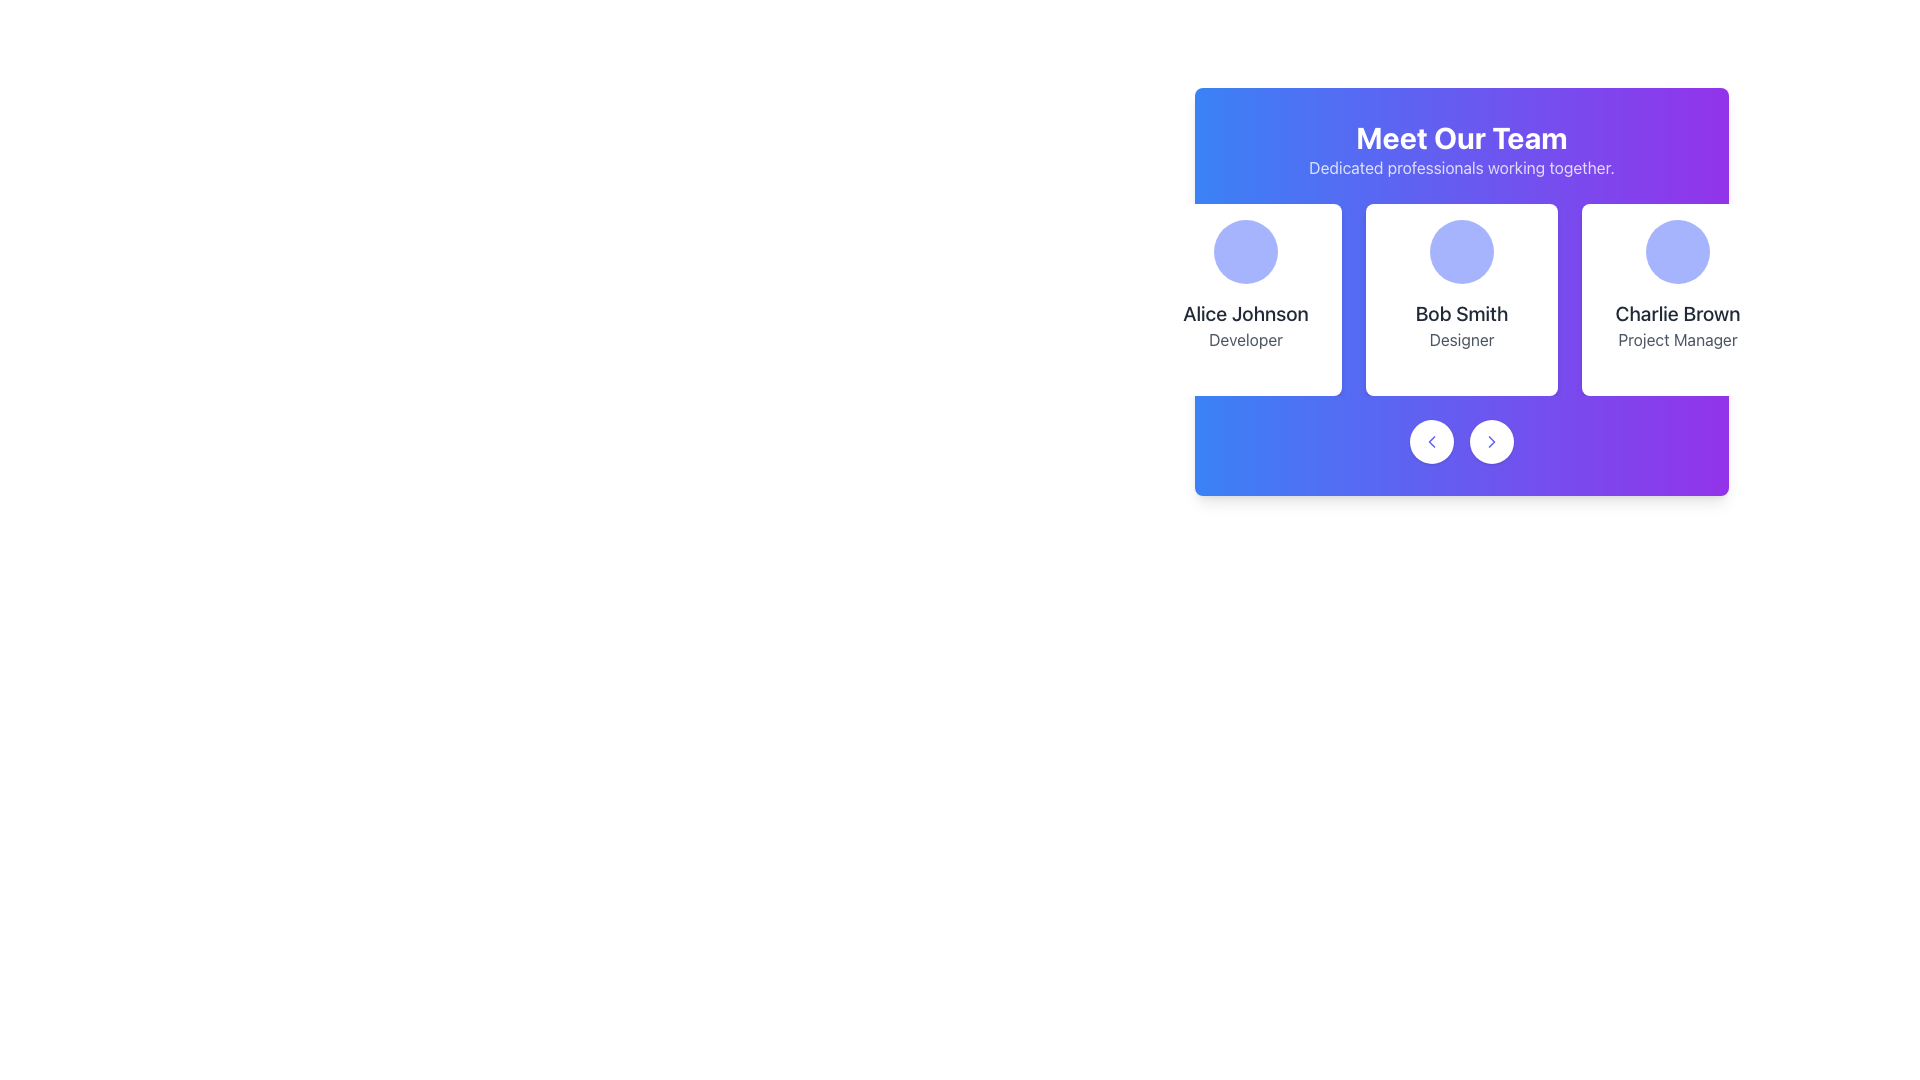 This screenshot has width=1920, height=1080. I want to click on text content of the 'Charlie Brown' text label located in the 'Meet Our Team' section, which is displayed in a dark, bold font below the avatar image and above 'Project Manager', so click(1678, 313).